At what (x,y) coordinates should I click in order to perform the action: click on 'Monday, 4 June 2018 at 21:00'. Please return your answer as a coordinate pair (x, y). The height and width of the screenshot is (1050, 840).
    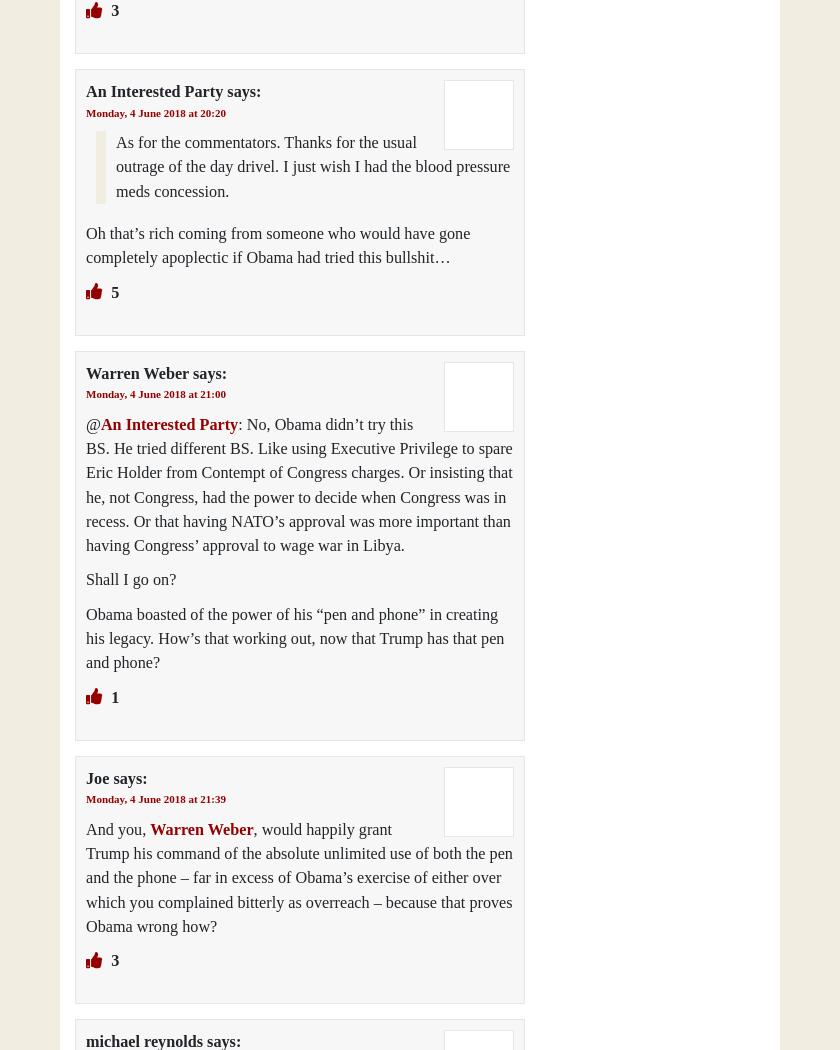
    Looking at the image, I should click on (155, 393).